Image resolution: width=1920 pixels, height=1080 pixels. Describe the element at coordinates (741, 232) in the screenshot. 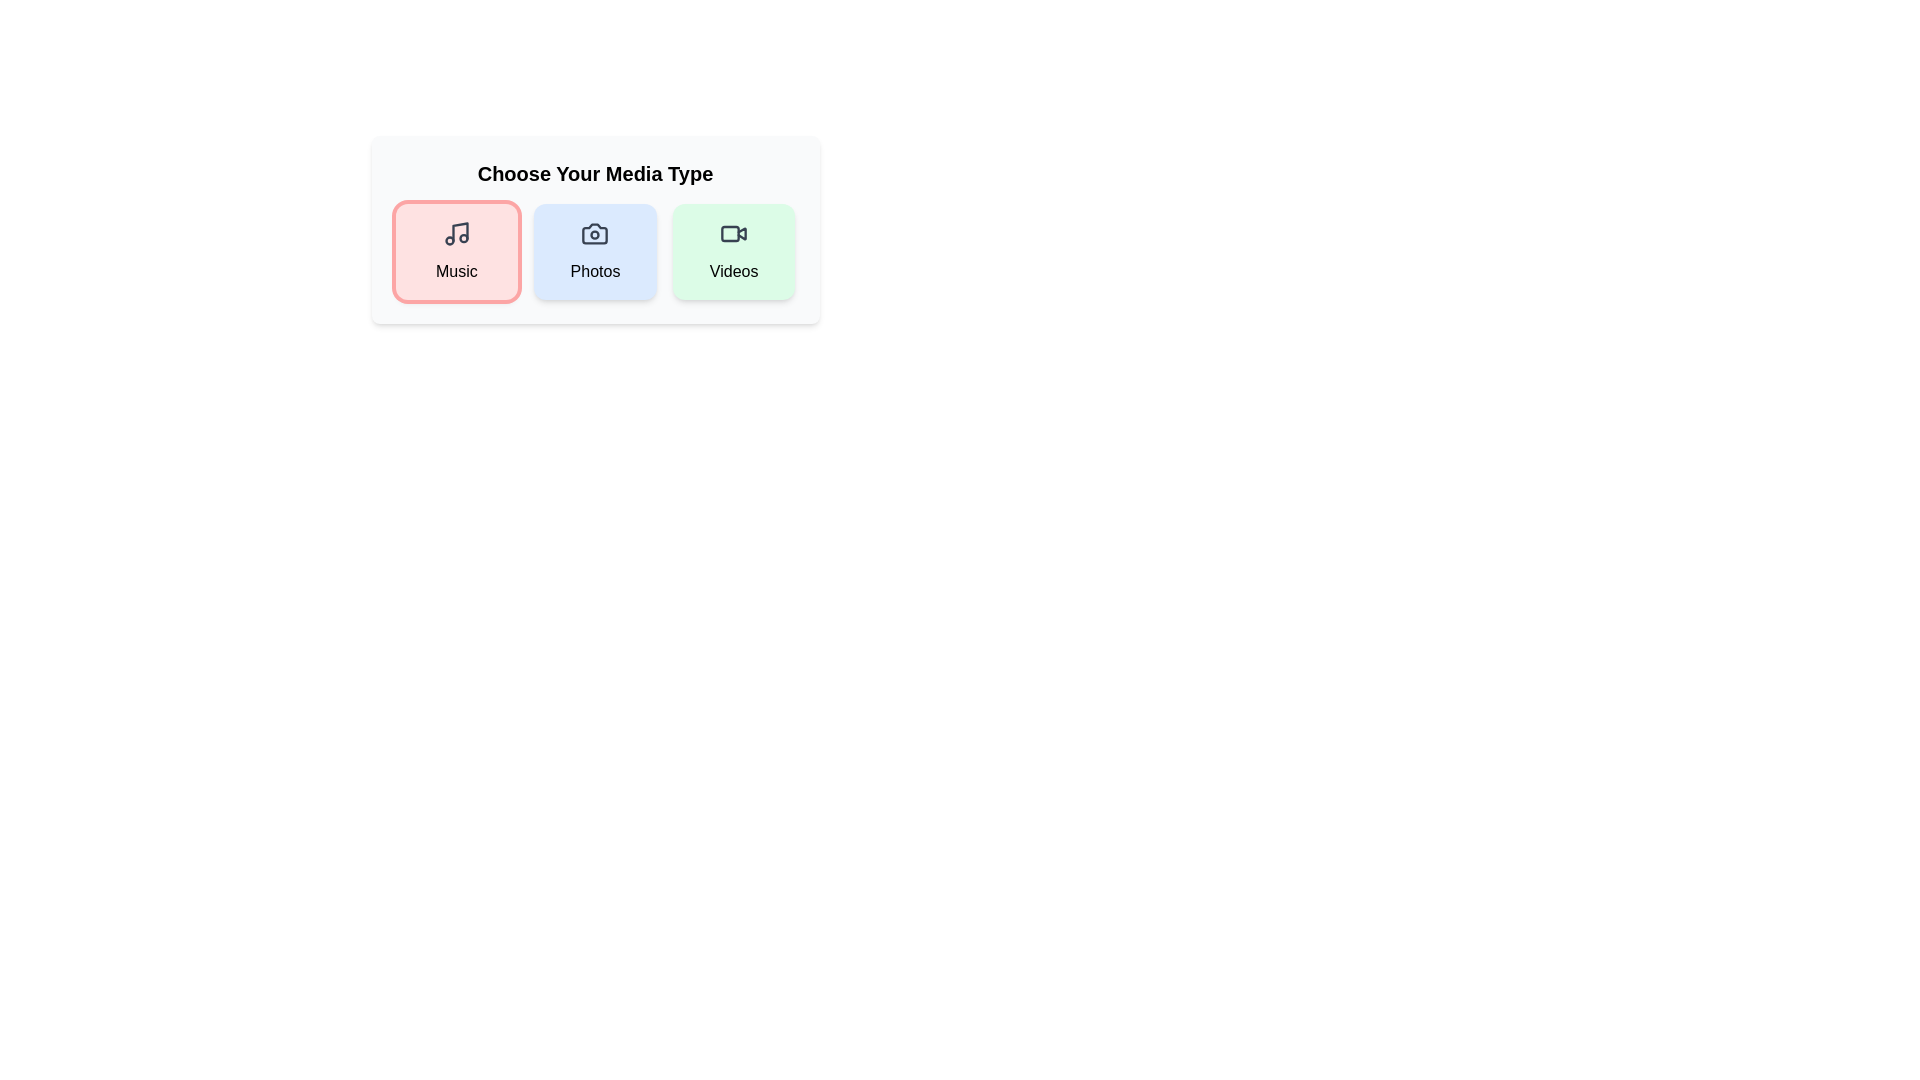

I see `the video camera icon component located on the rightmost segment of the 'Videos' button in the second row of media type selection for reference` at that location.